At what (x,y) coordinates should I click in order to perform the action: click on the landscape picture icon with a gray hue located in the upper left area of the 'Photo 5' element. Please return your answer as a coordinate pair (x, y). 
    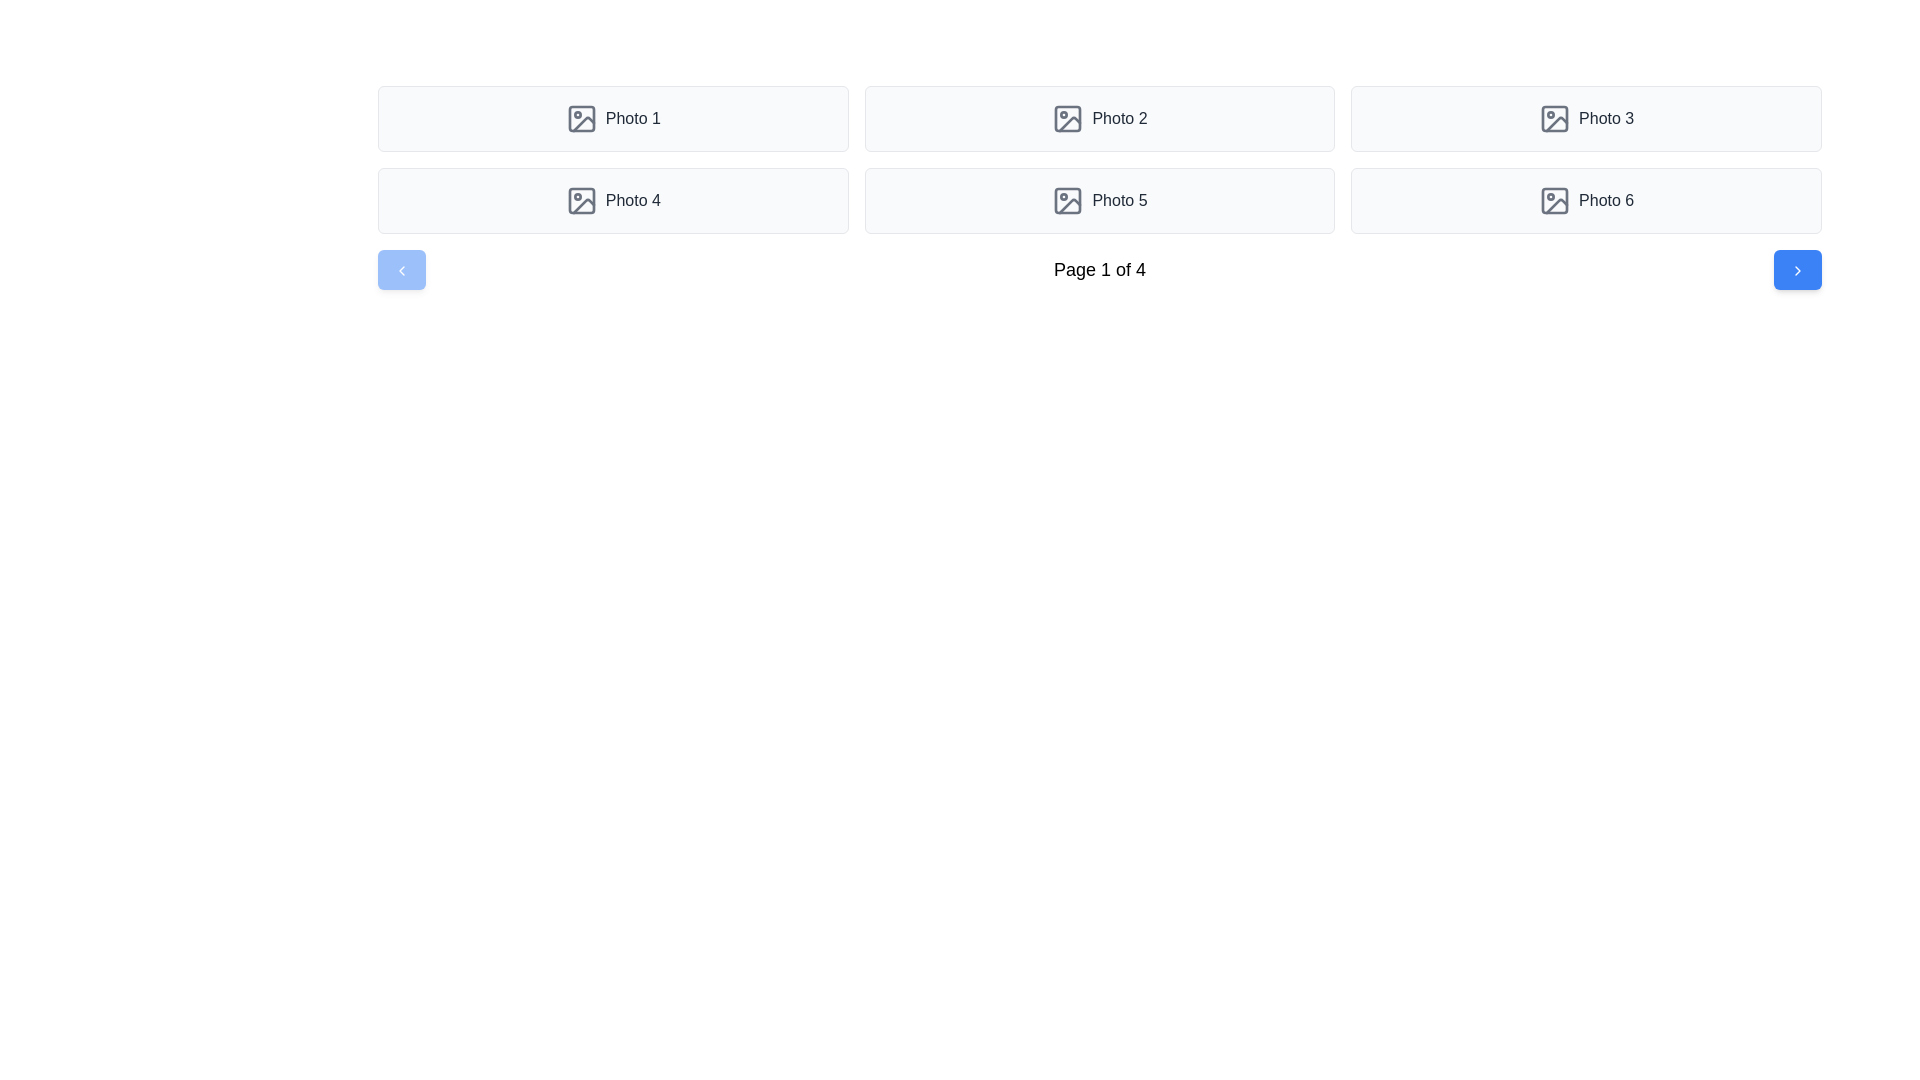
    Looking at the image, I should click on (1067, 200).